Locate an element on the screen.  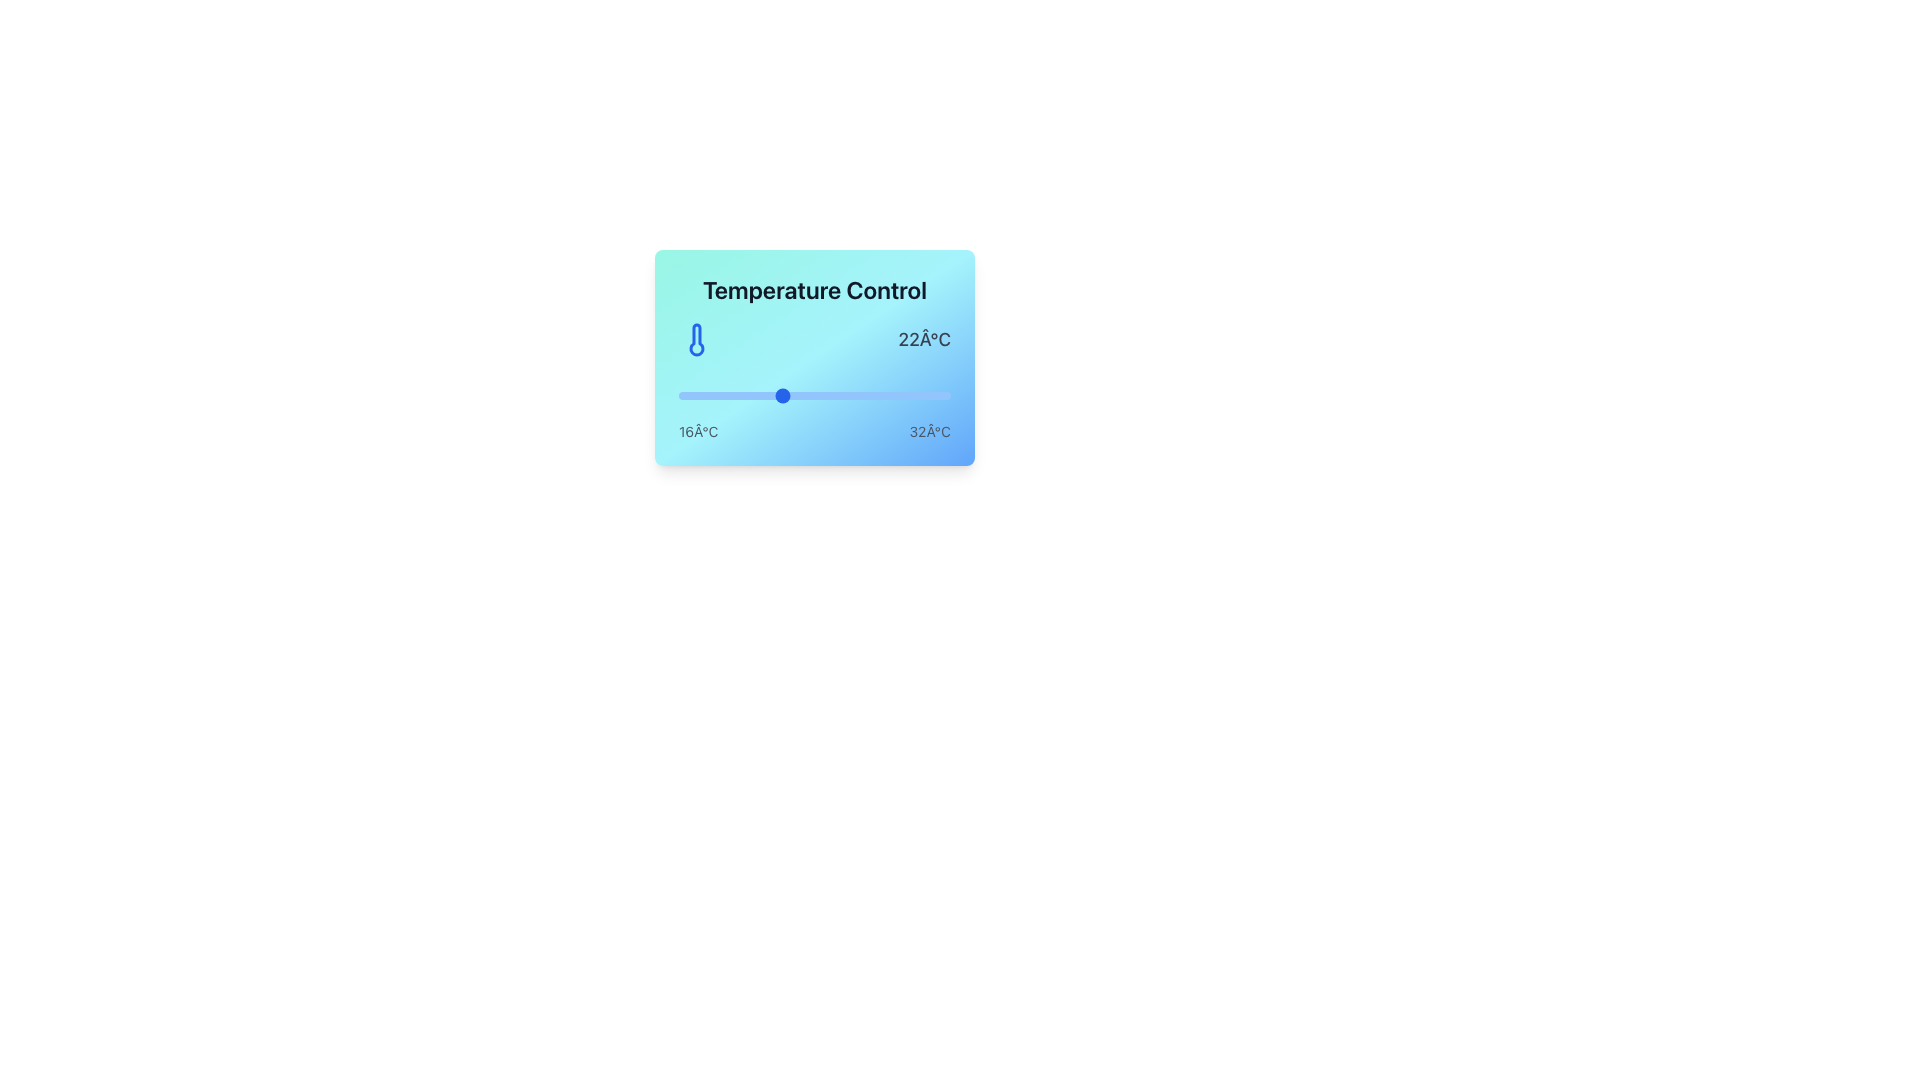
the temperature is located at coordinates (815, 396).